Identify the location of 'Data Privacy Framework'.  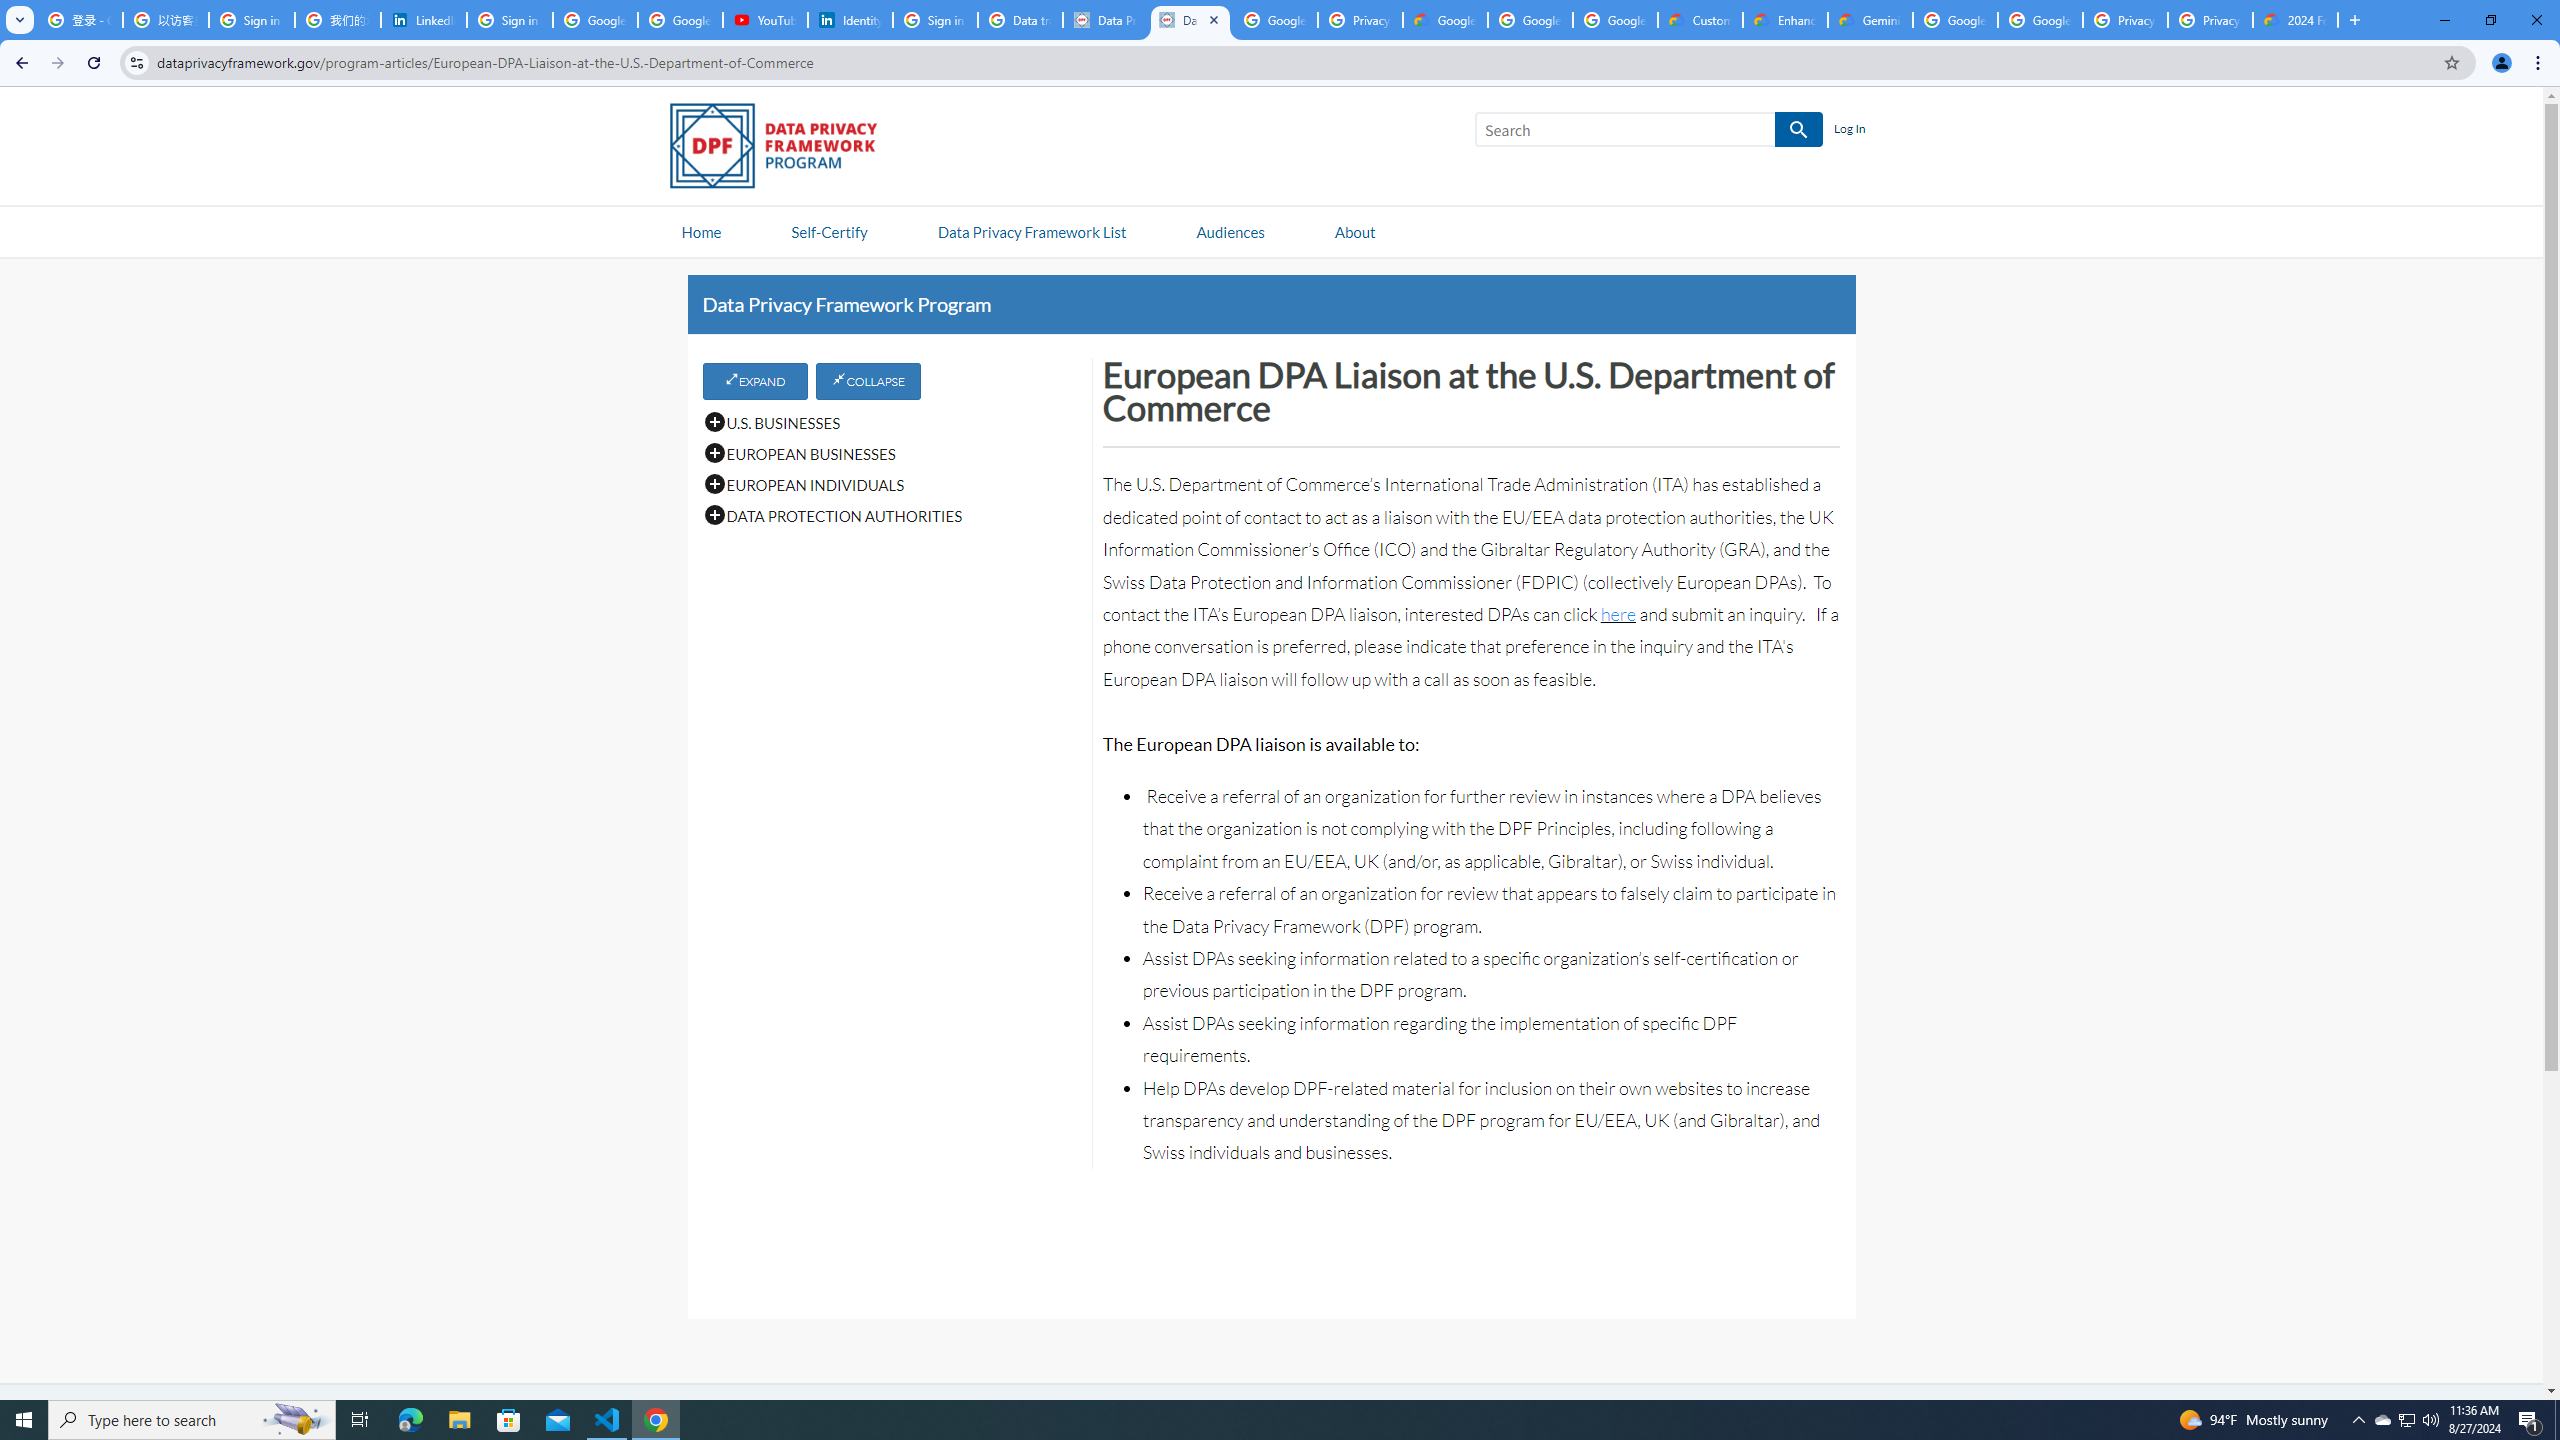
(1104, 19).